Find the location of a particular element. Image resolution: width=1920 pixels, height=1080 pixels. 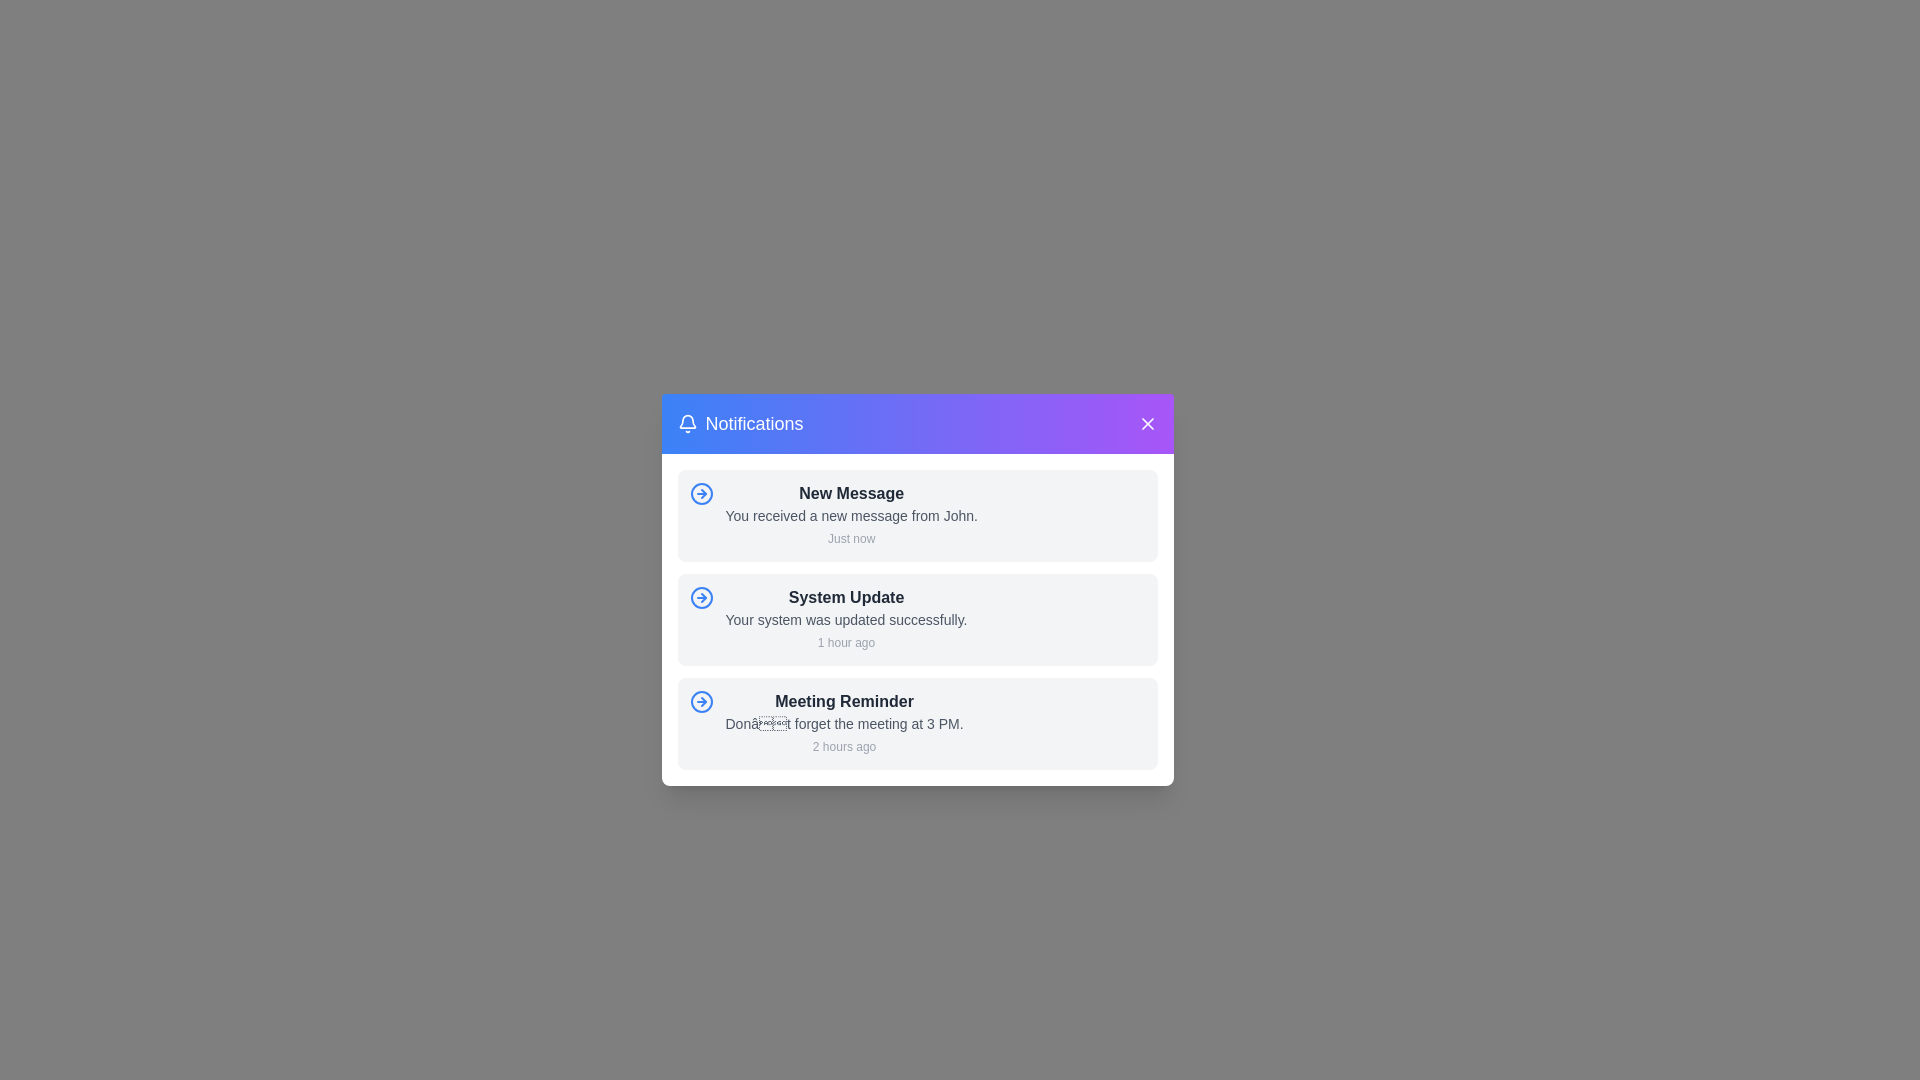

the timestamp text label for the 'Meeting Reminder' notification, which is positioned at the bottom right corner of the notification's text and icon is located at coordinates (844, 747).